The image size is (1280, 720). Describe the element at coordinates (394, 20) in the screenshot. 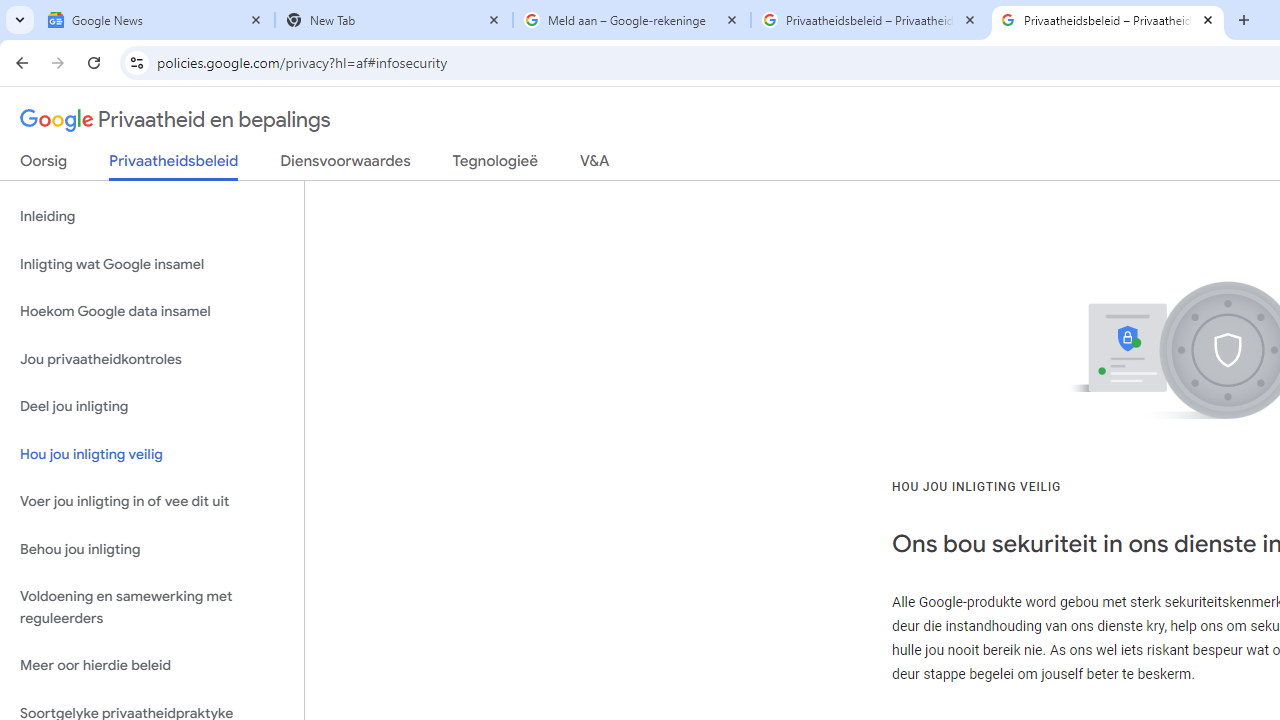

I see `'New Tab'` at that location.